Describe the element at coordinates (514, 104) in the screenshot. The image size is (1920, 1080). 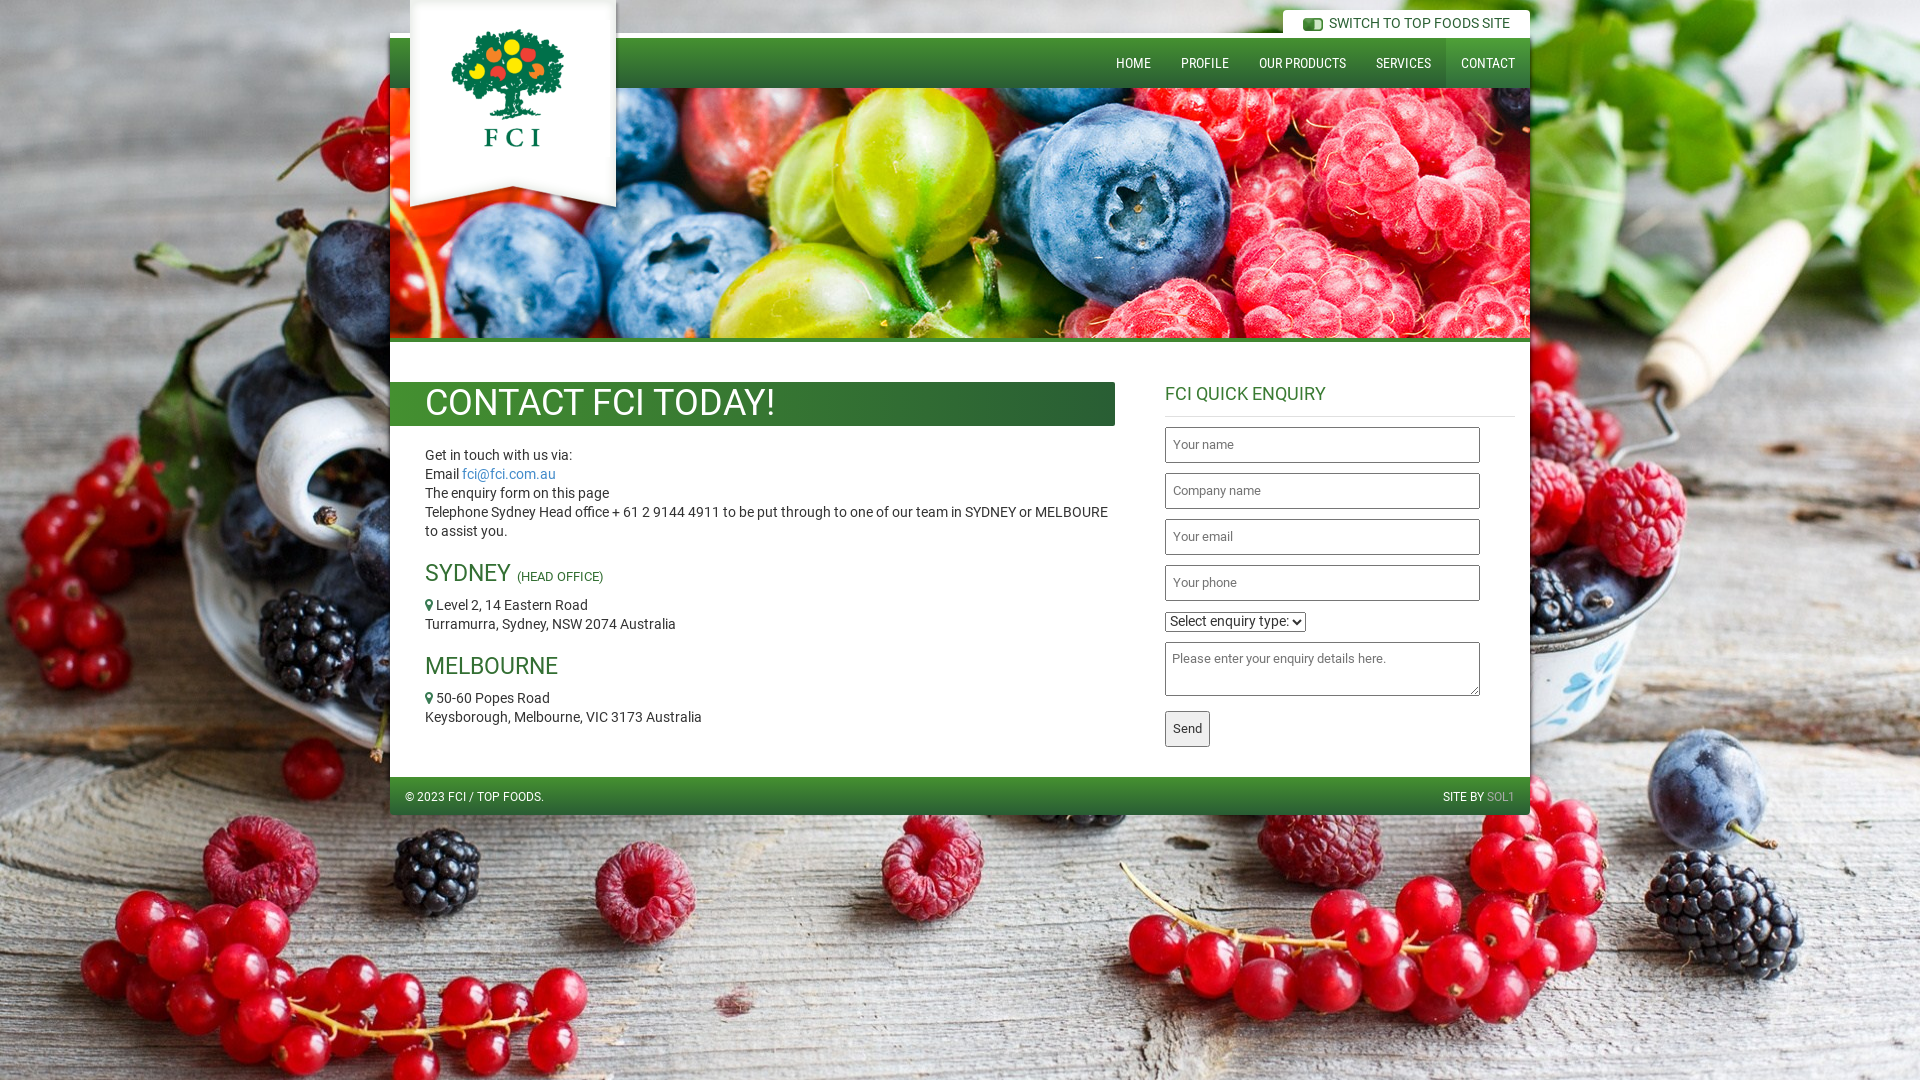
I see `'FCI / Top Foods'` at that location.